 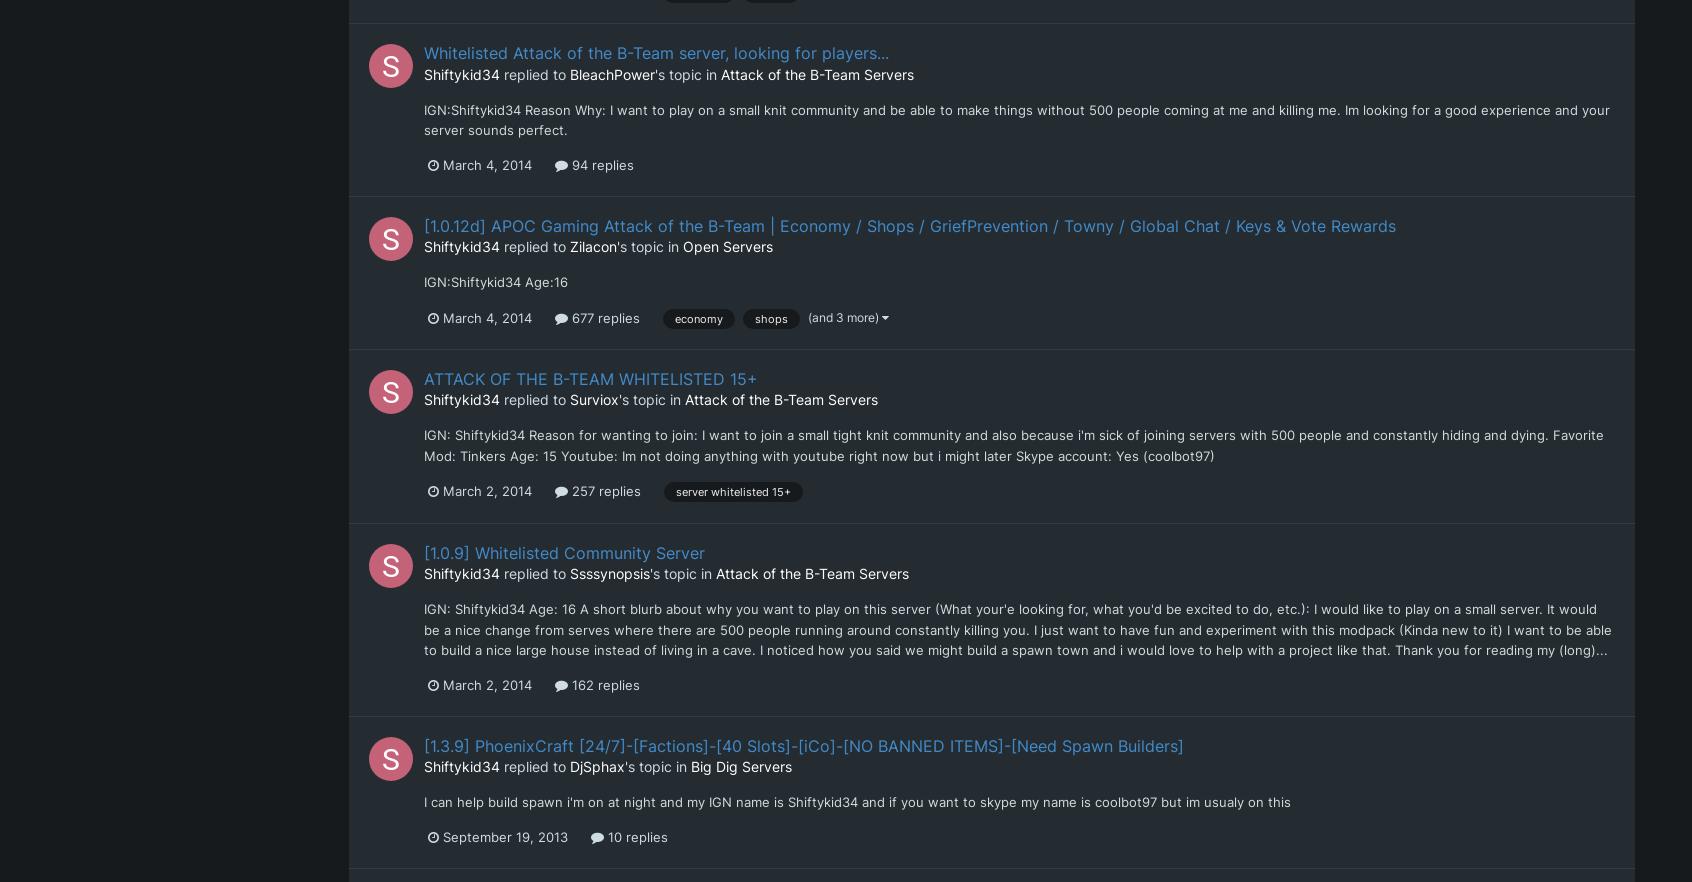 I want to click on 'economy', so click(x=674, y=317).